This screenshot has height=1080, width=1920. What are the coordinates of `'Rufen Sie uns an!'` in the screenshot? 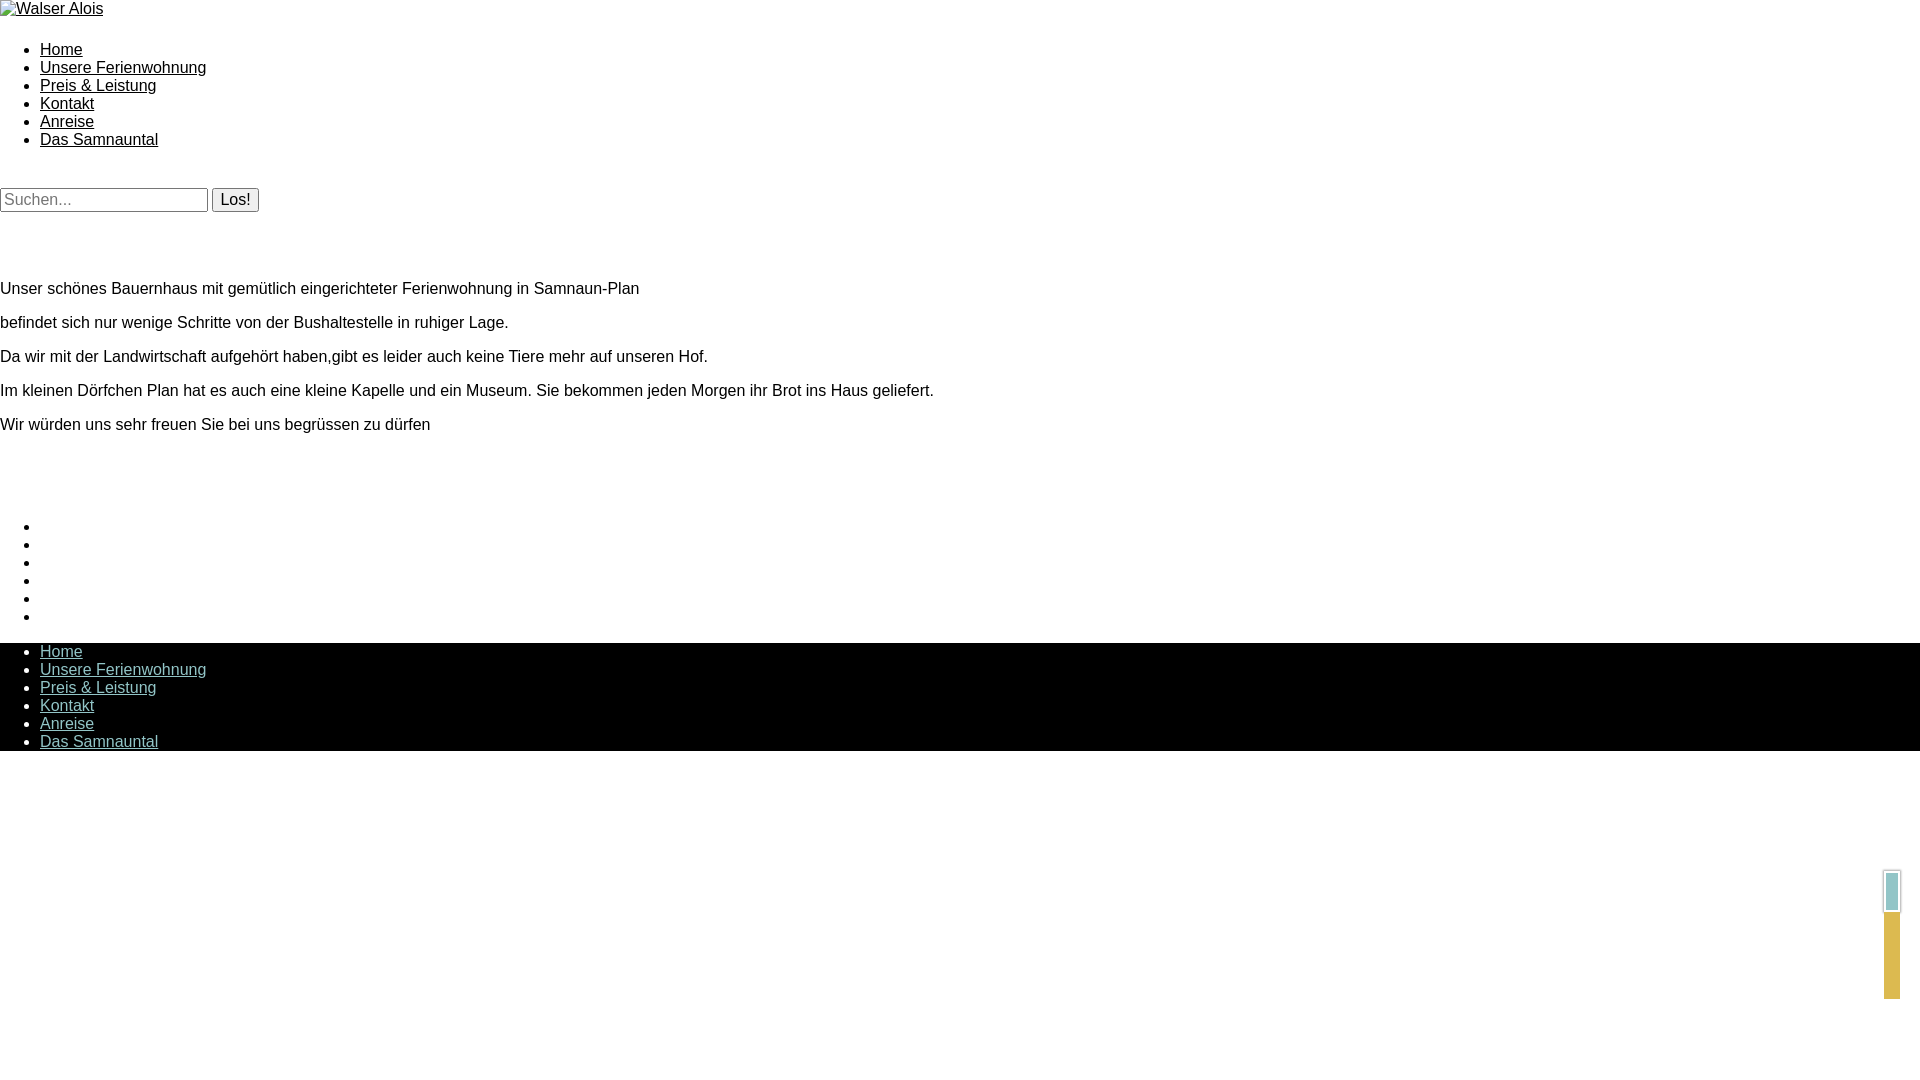 It's located at (1890, 926).